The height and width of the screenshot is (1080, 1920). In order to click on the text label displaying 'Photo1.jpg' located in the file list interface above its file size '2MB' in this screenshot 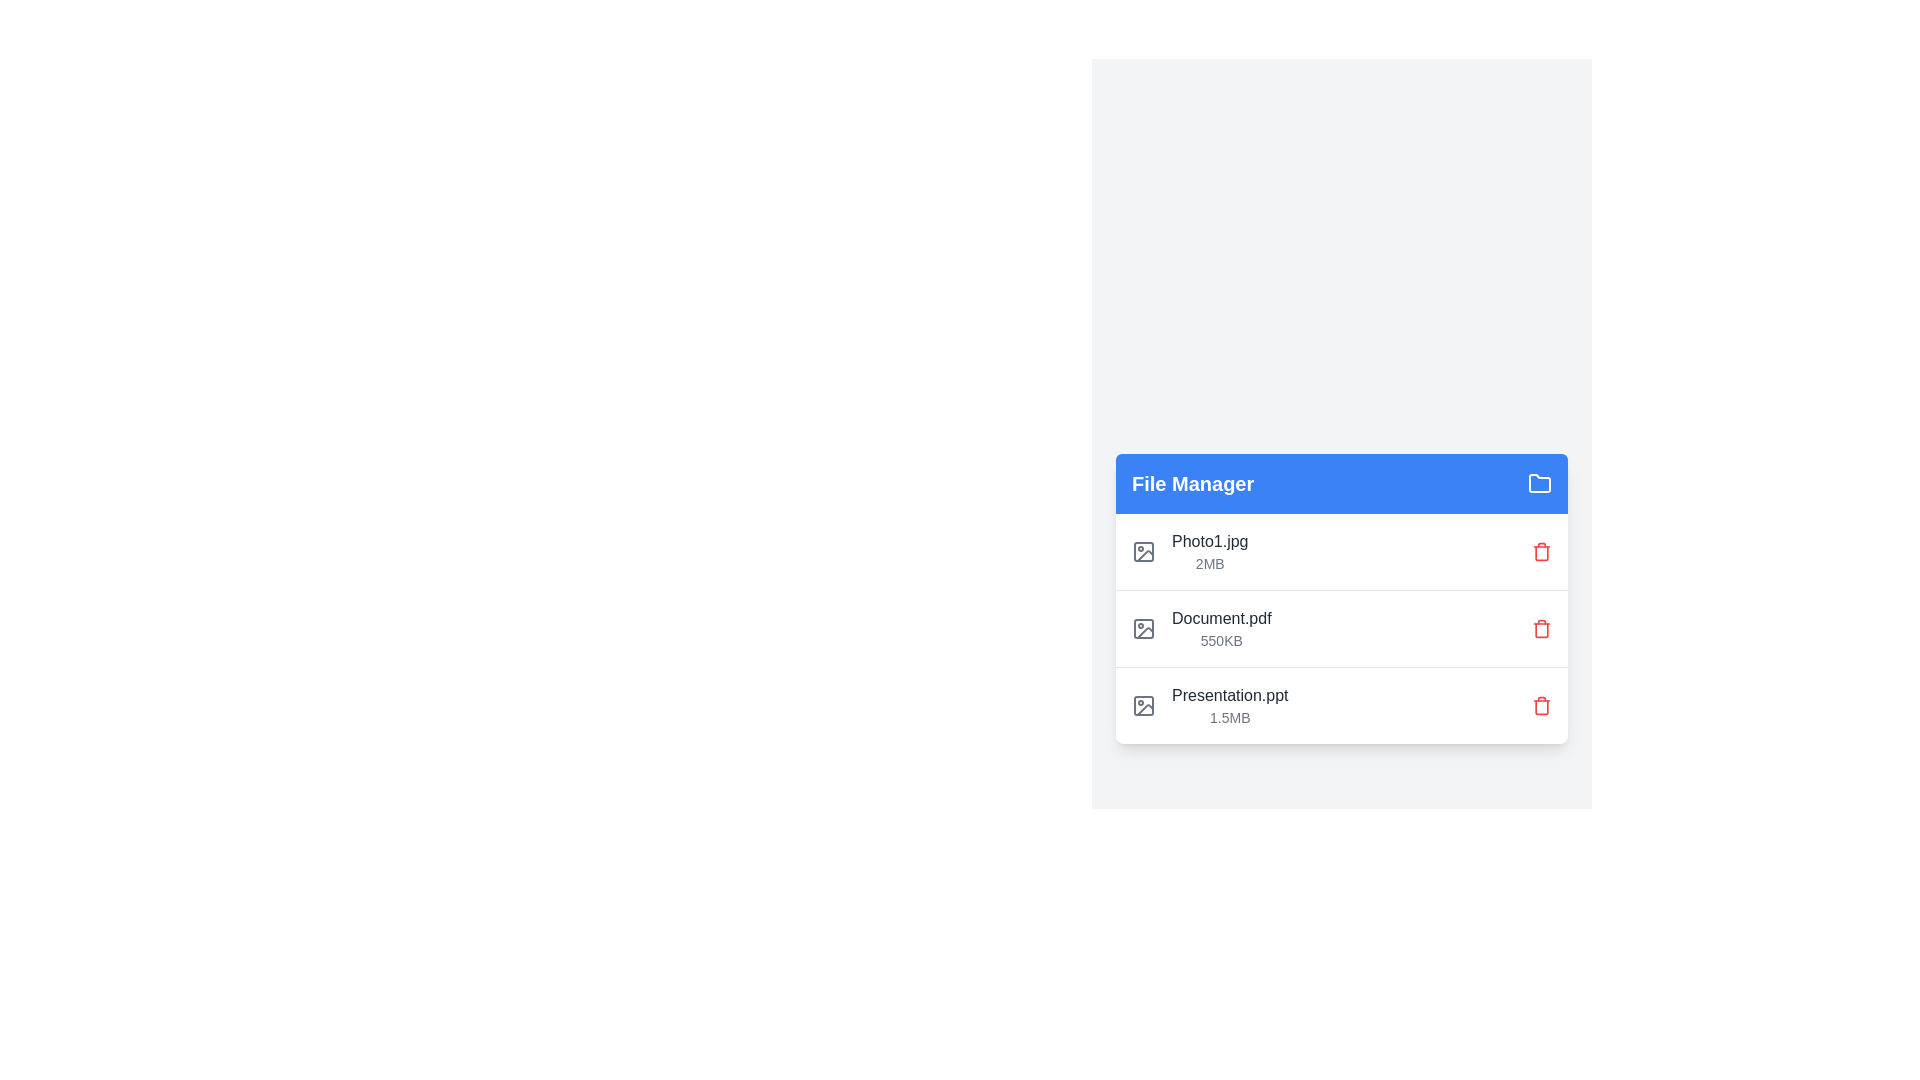, I will do `click(1209, 542)`.